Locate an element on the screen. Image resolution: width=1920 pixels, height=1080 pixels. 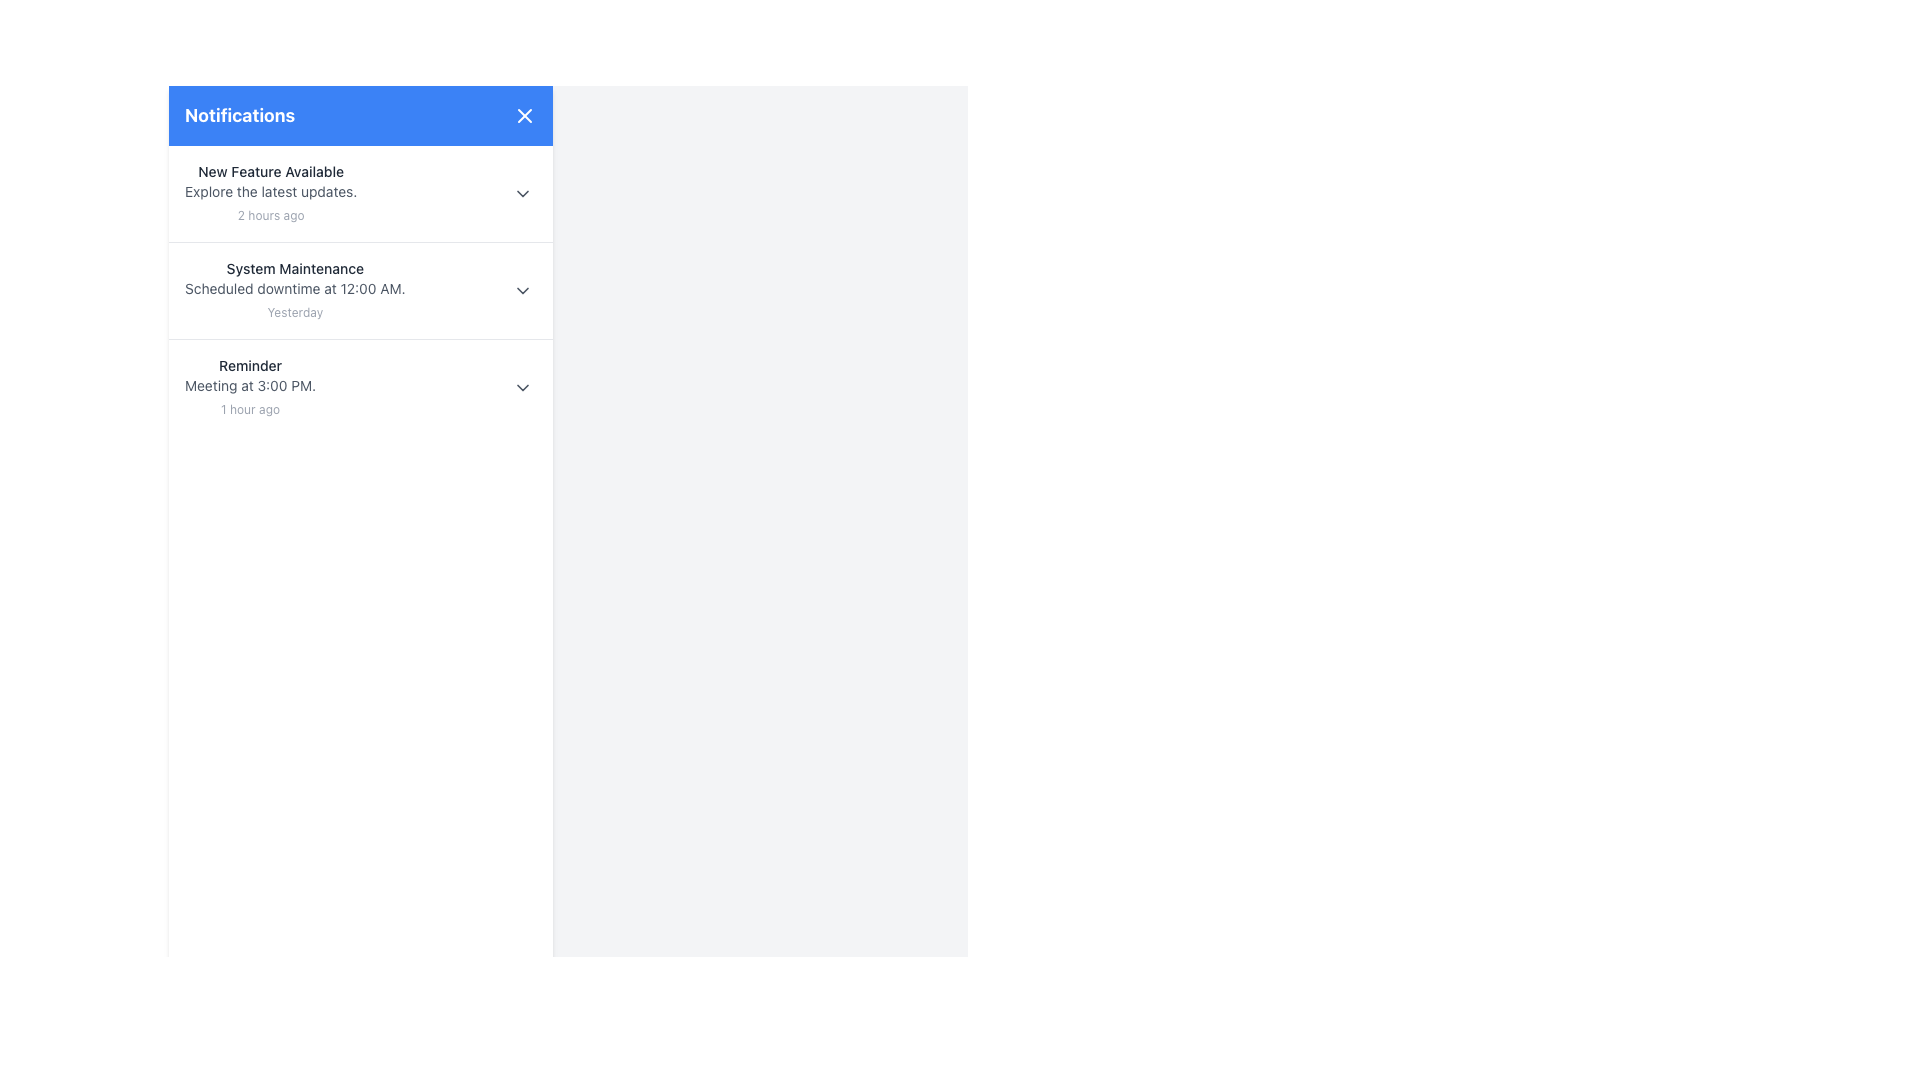
the downward-facing arrow icon button with a light gray background, positioned at the right end of the notification labeled 'Reminder, Meeting at 3:00 PM, 1 hour ago' is located at coordinates (523, 388).